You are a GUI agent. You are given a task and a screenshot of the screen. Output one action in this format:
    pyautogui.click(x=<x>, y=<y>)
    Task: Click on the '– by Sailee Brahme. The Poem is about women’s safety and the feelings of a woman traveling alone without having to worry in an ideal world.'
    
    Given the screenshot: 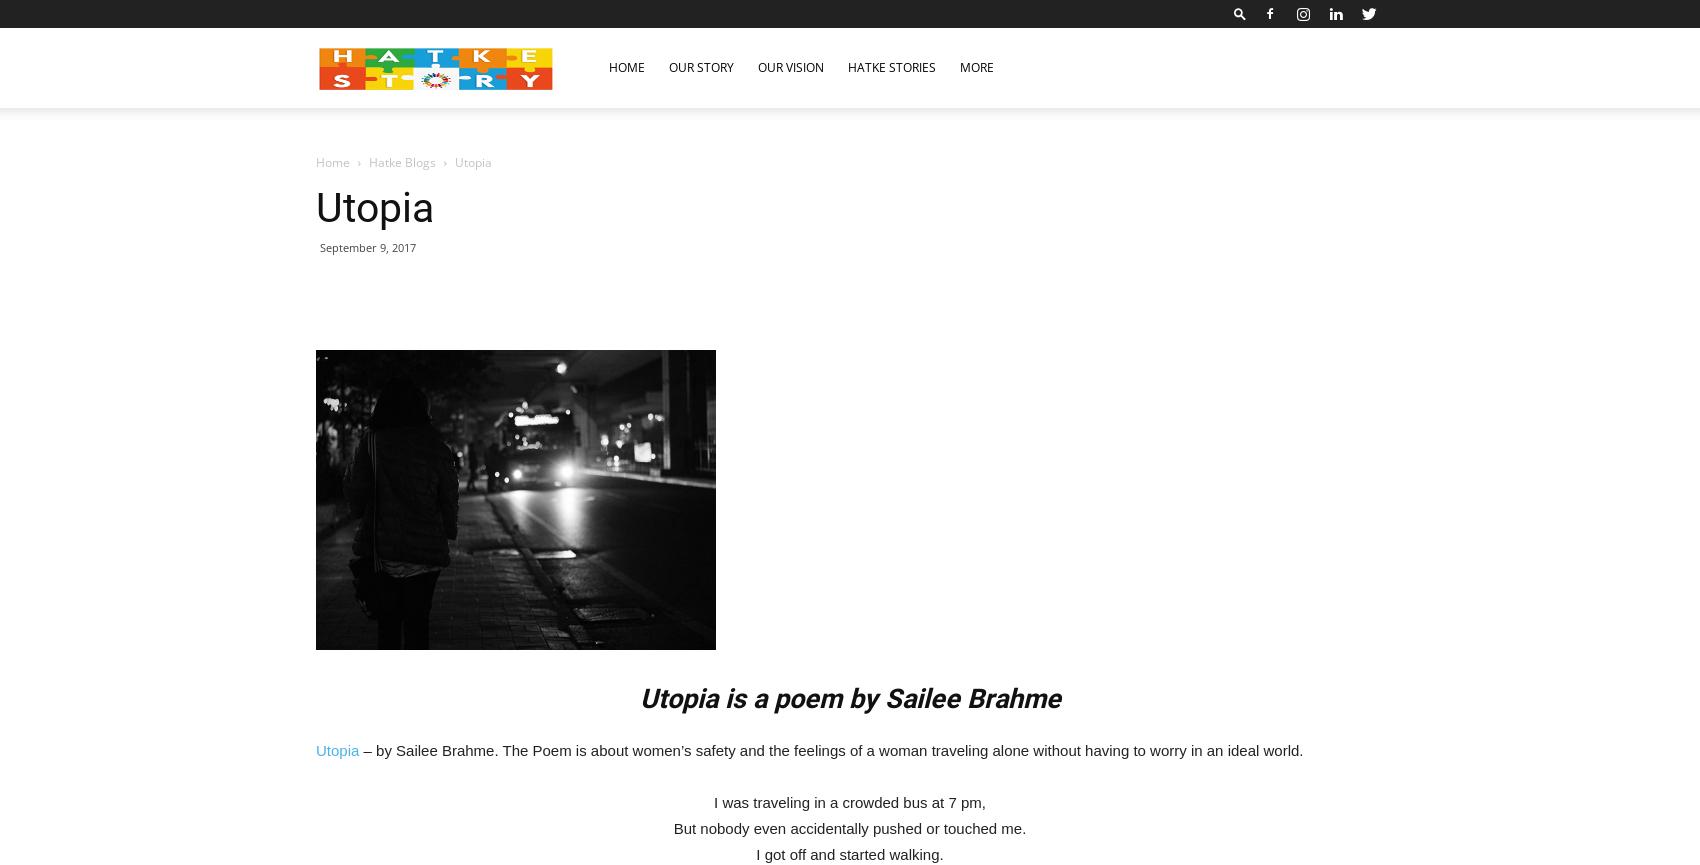 What is the action you would take?
    pyautogui.click(x=829, y=749)
    